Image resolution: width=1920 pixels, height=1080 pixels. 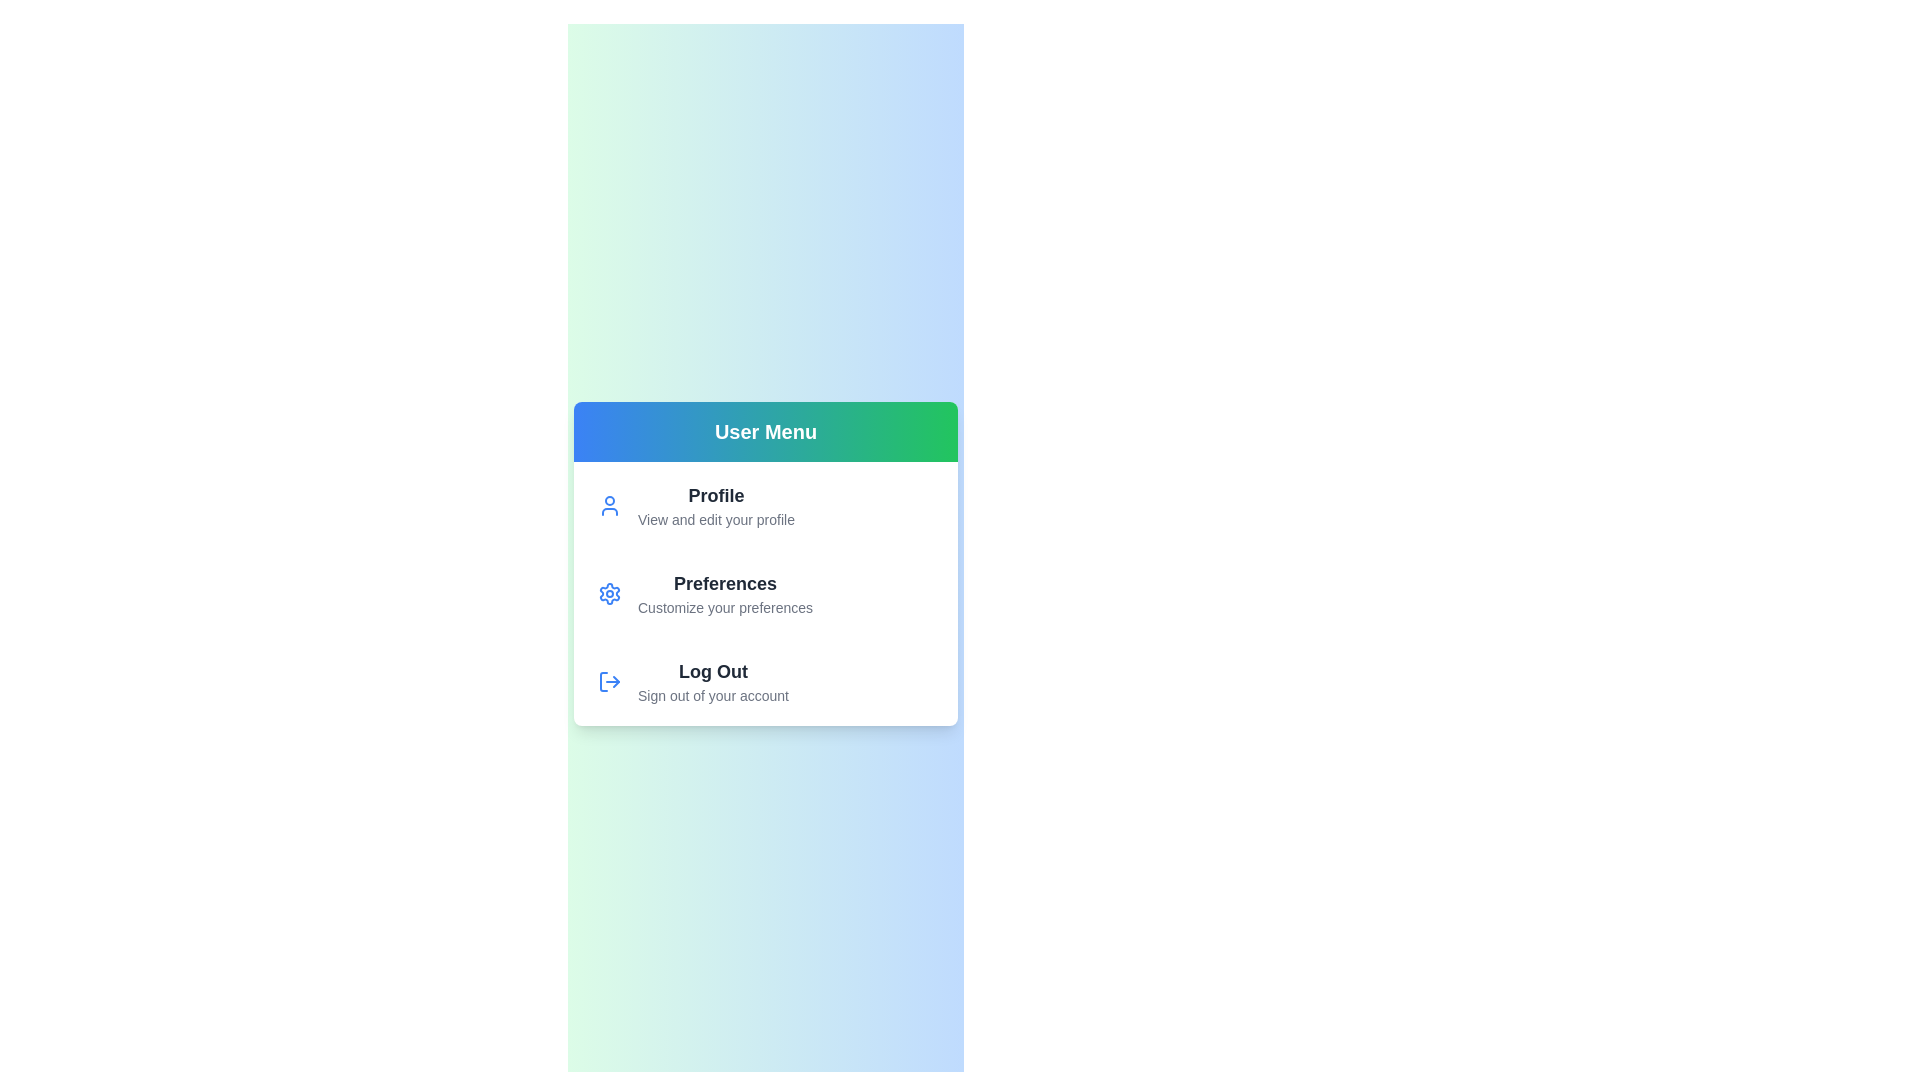 I want to click on the menu option Preferences to reveal its hover effect, so click(x=715, y=593).